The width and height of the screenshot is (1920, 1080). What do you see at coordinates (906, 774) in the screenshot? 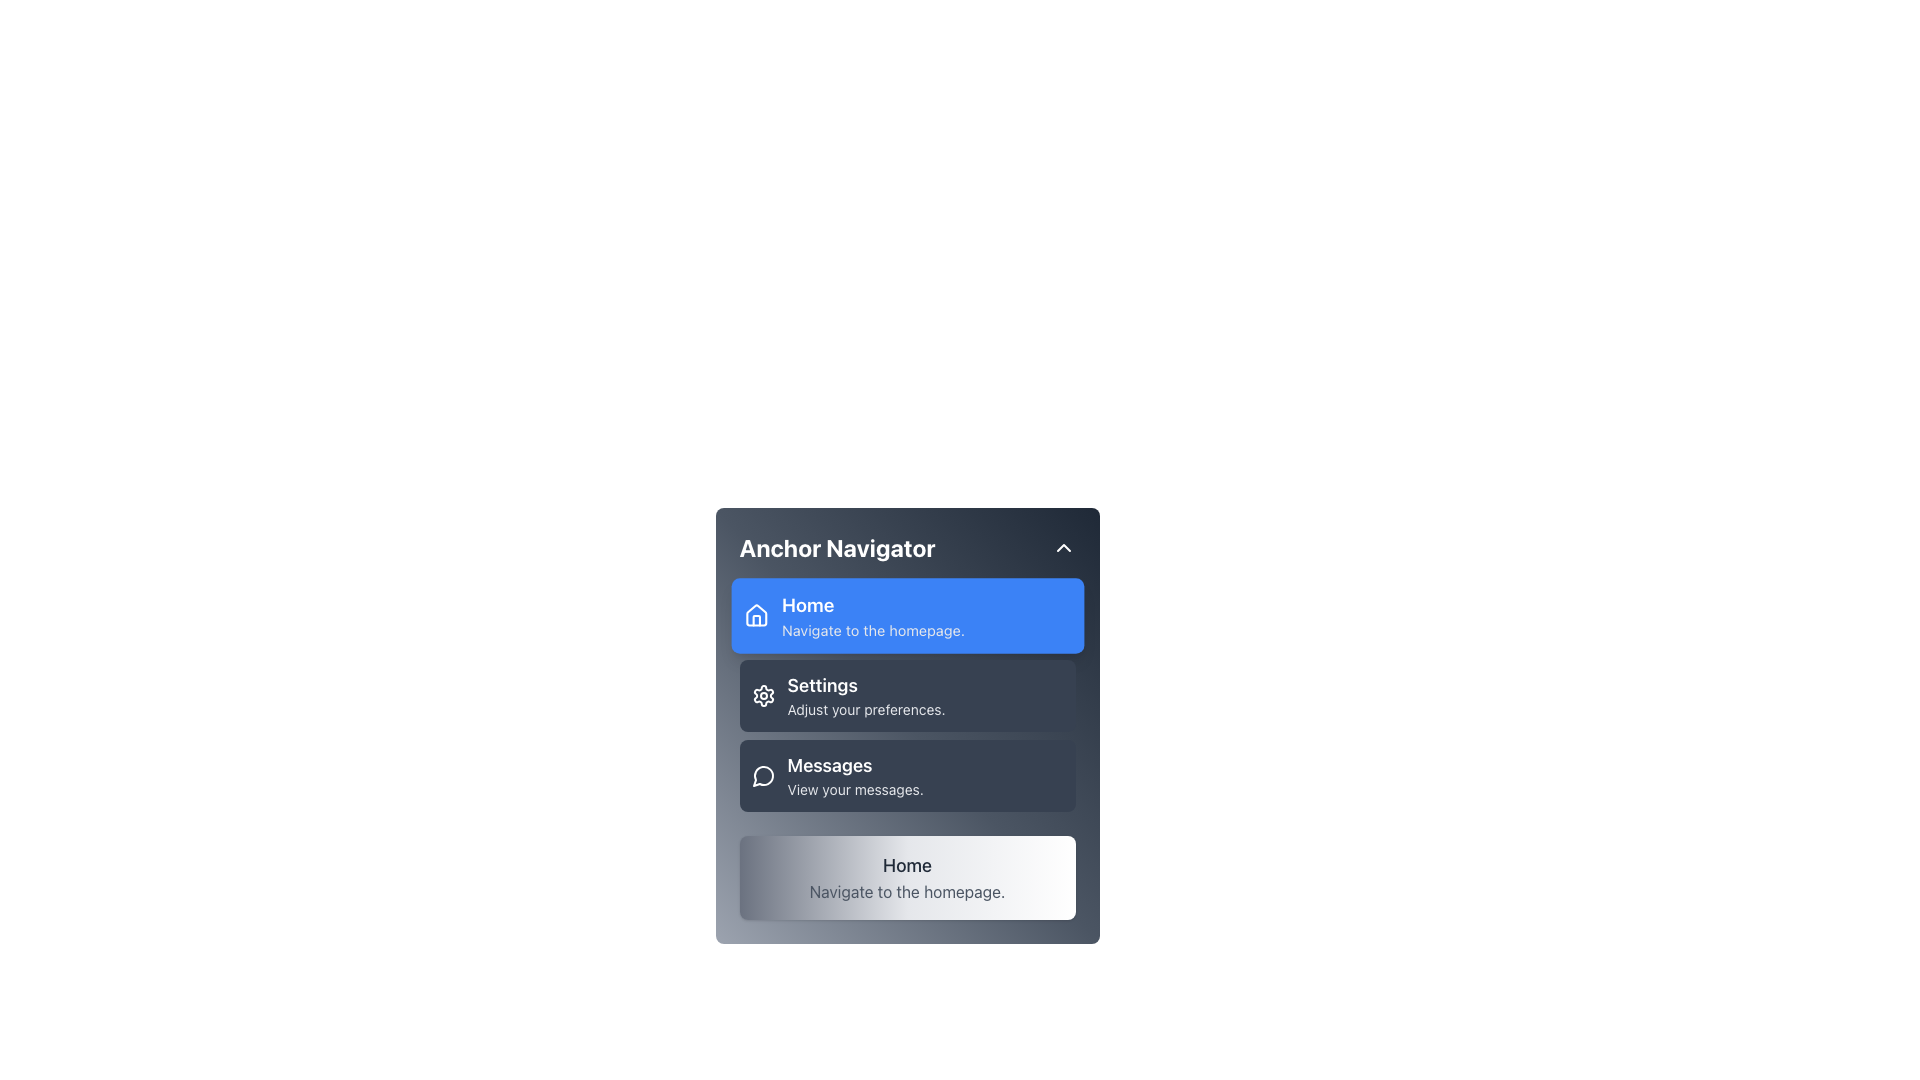
I see `the third navigation button labeled 'Messages' in the 'Anchor Navigator'` at bounding box center [906, 774].